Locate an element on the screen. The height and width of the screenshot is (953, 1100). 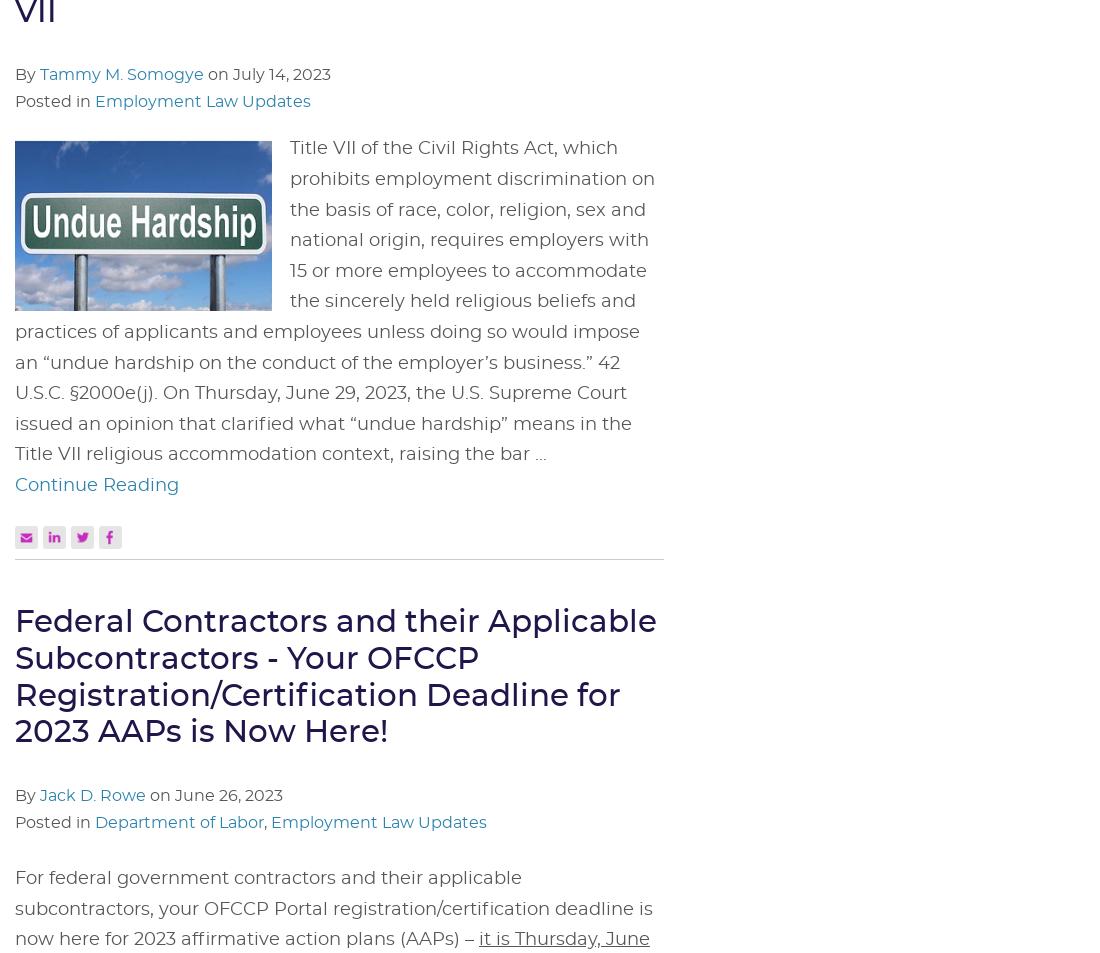
'Federal Contractors and their Applicable Subcontractors - Your OFCCP Registration/Certification Deadline for 2023 AAPs is Now Here!' is located at coordinates (335, 677).